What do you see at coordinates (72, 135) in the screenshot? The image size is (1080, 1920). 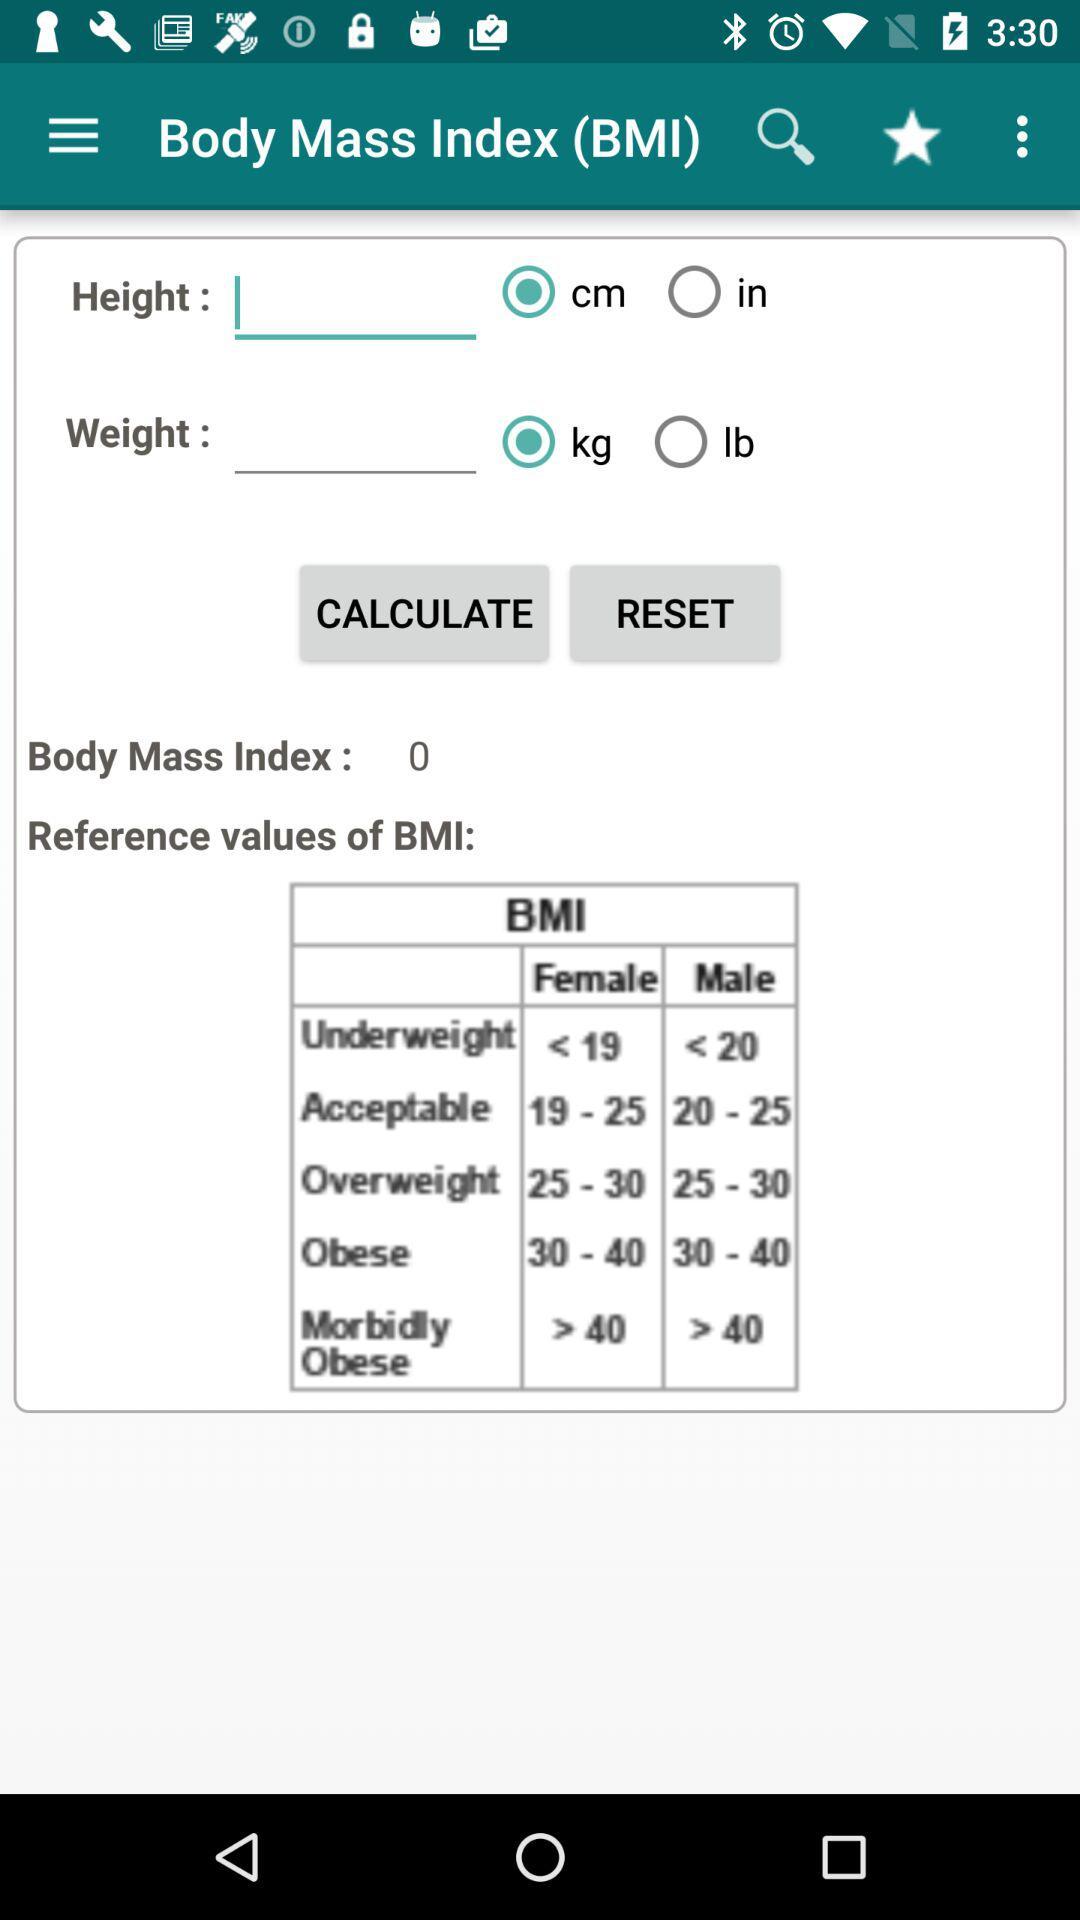 I see `the icon next to body mass index item` at bounding box center [72, 135].